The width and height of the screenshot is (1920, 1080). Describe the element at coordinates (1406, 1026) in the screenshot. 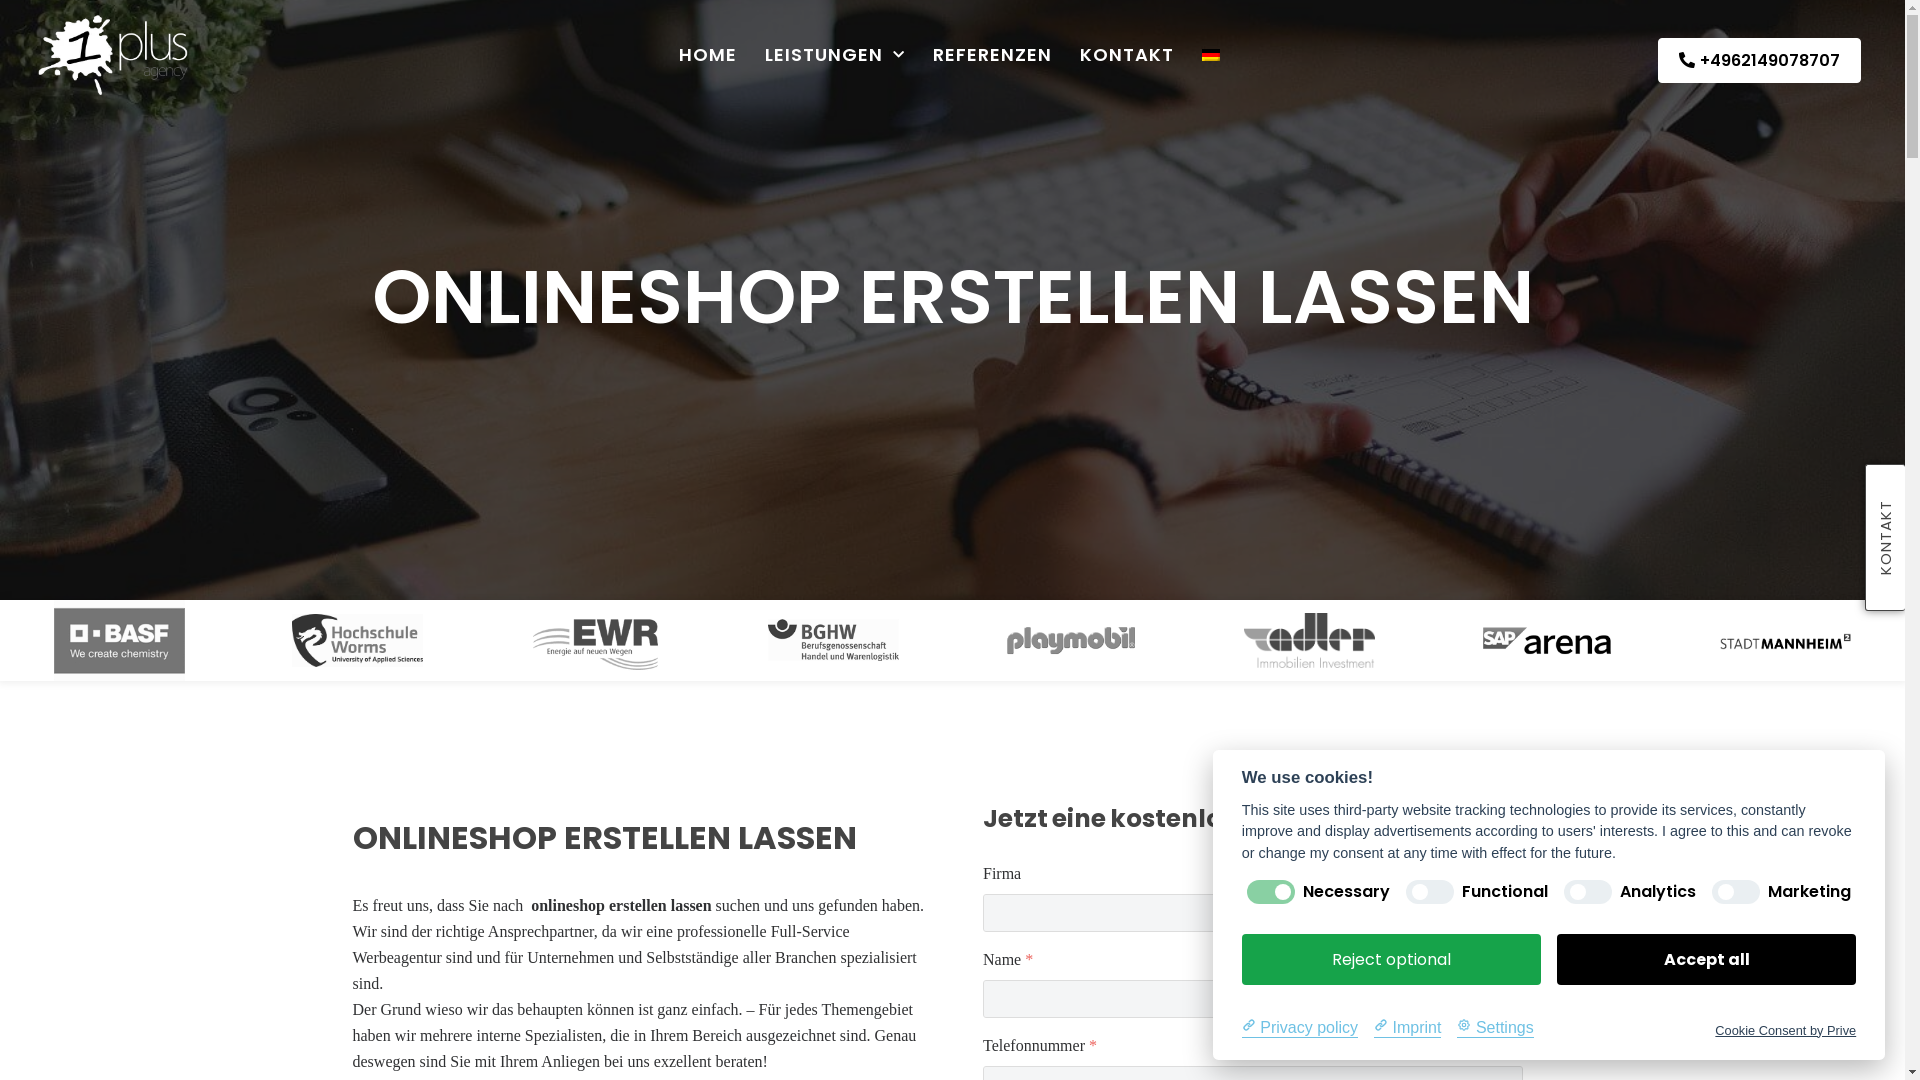

I see `'Imprint'` at that location.